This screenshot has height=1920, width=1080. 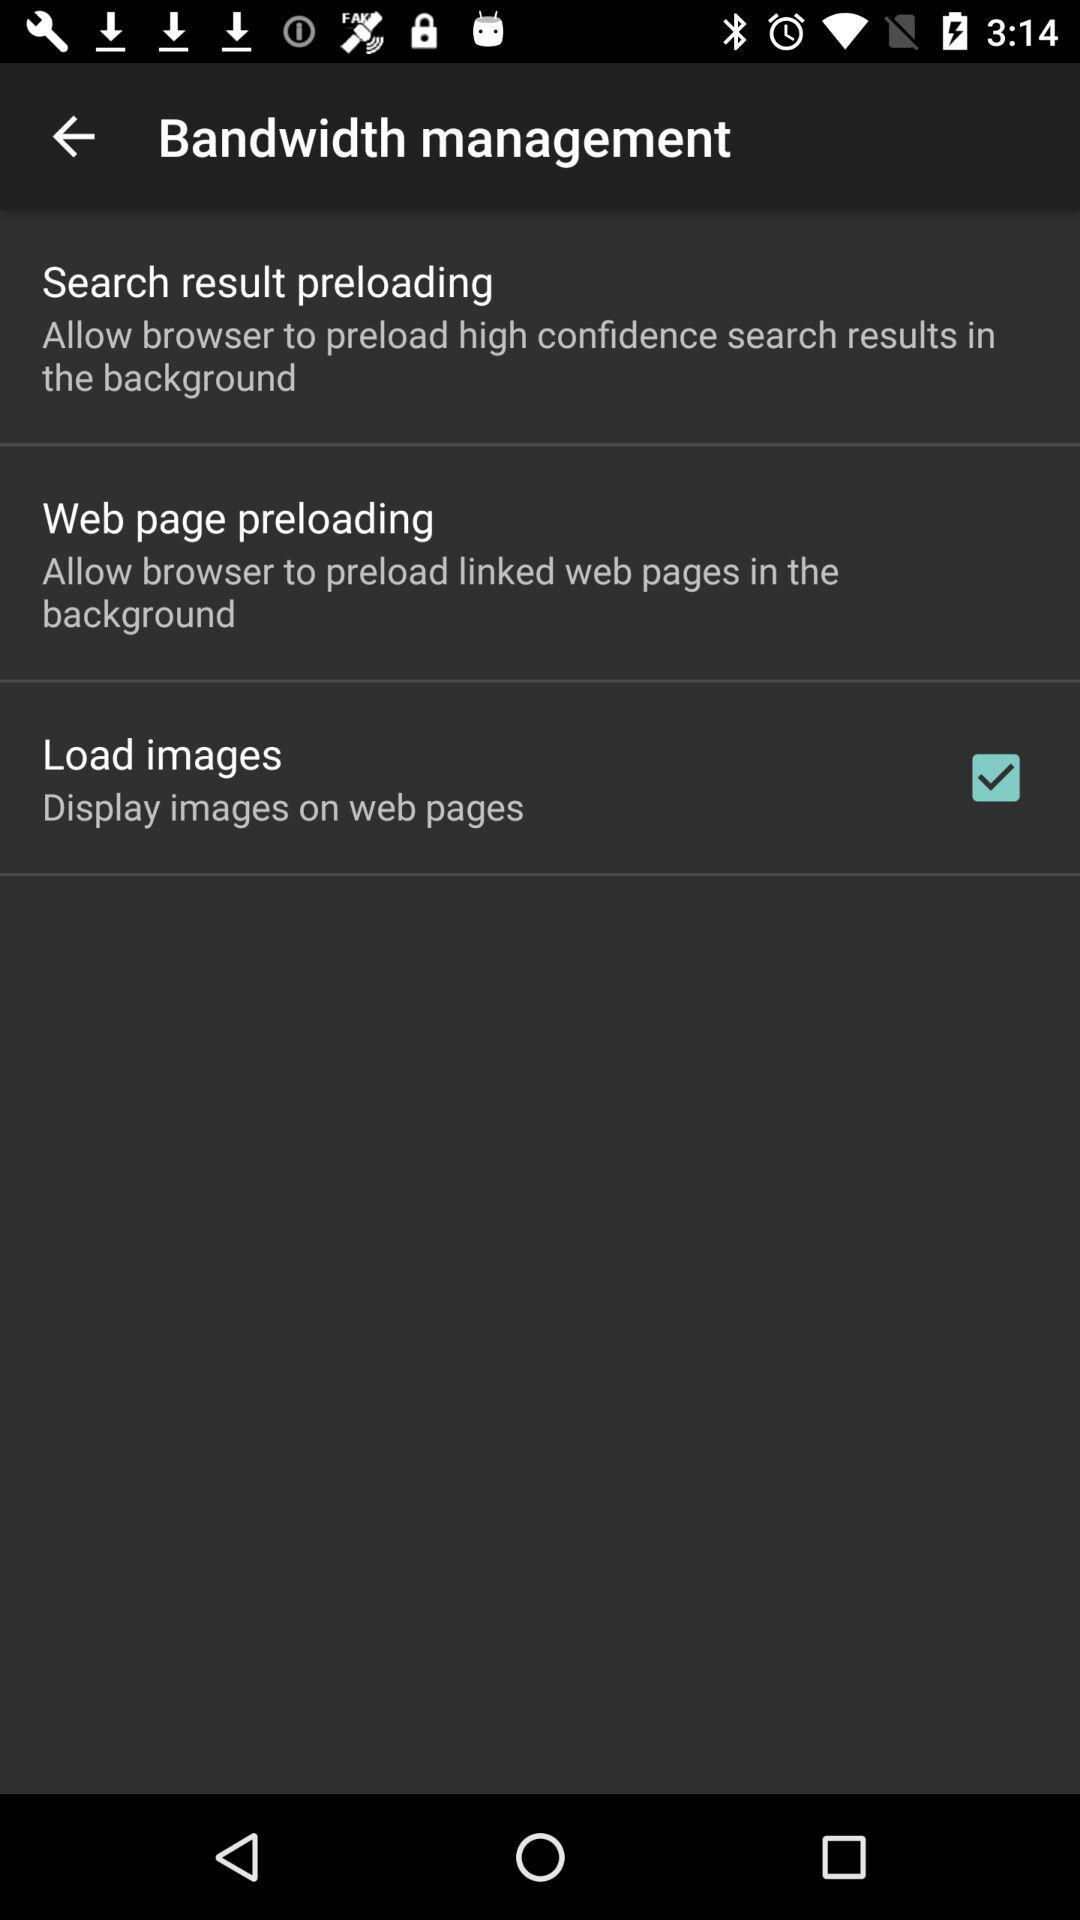 What do you see at coordinates (266, 279) in the screenshot?
I see `the search result preloading app` at bounding box center [266, 279].